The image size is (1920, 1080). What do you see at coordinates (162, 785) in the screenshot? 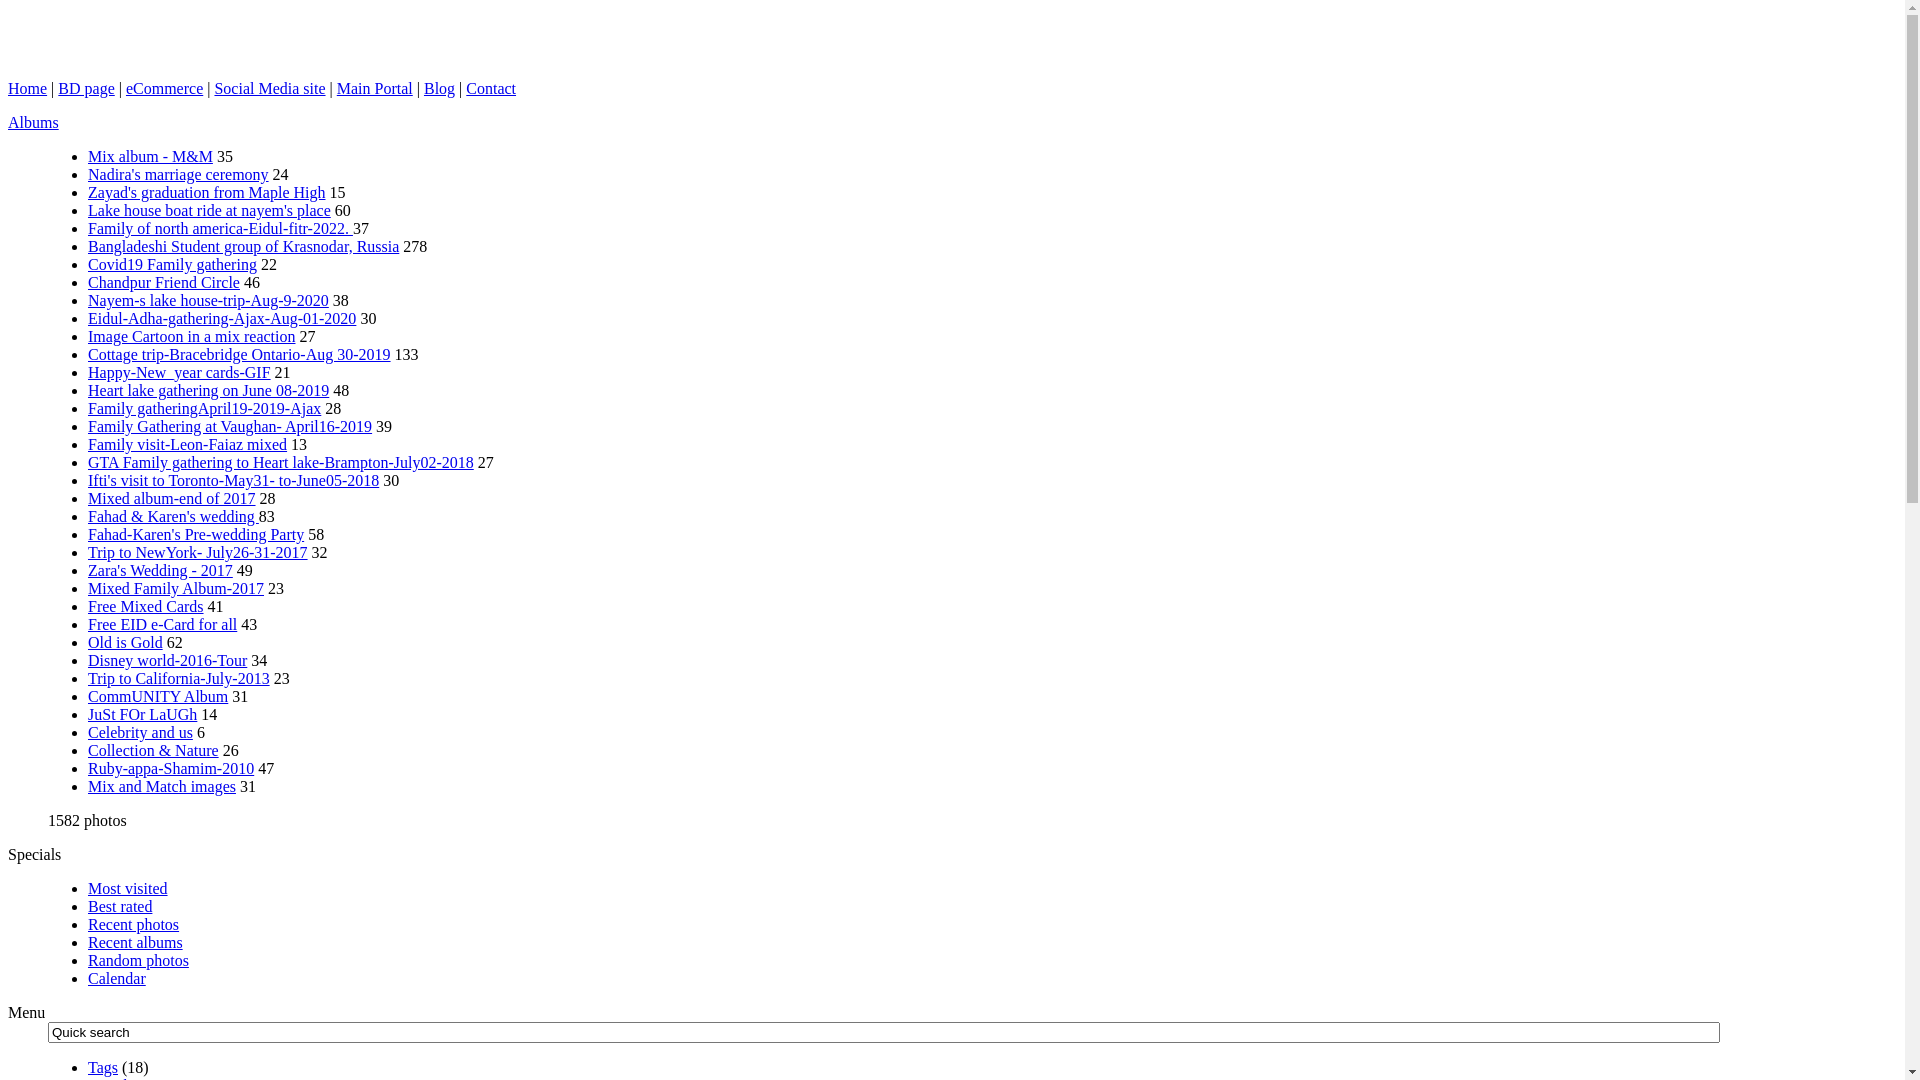
I see `'Mix and Match images'` at bounding box center [162, 785].